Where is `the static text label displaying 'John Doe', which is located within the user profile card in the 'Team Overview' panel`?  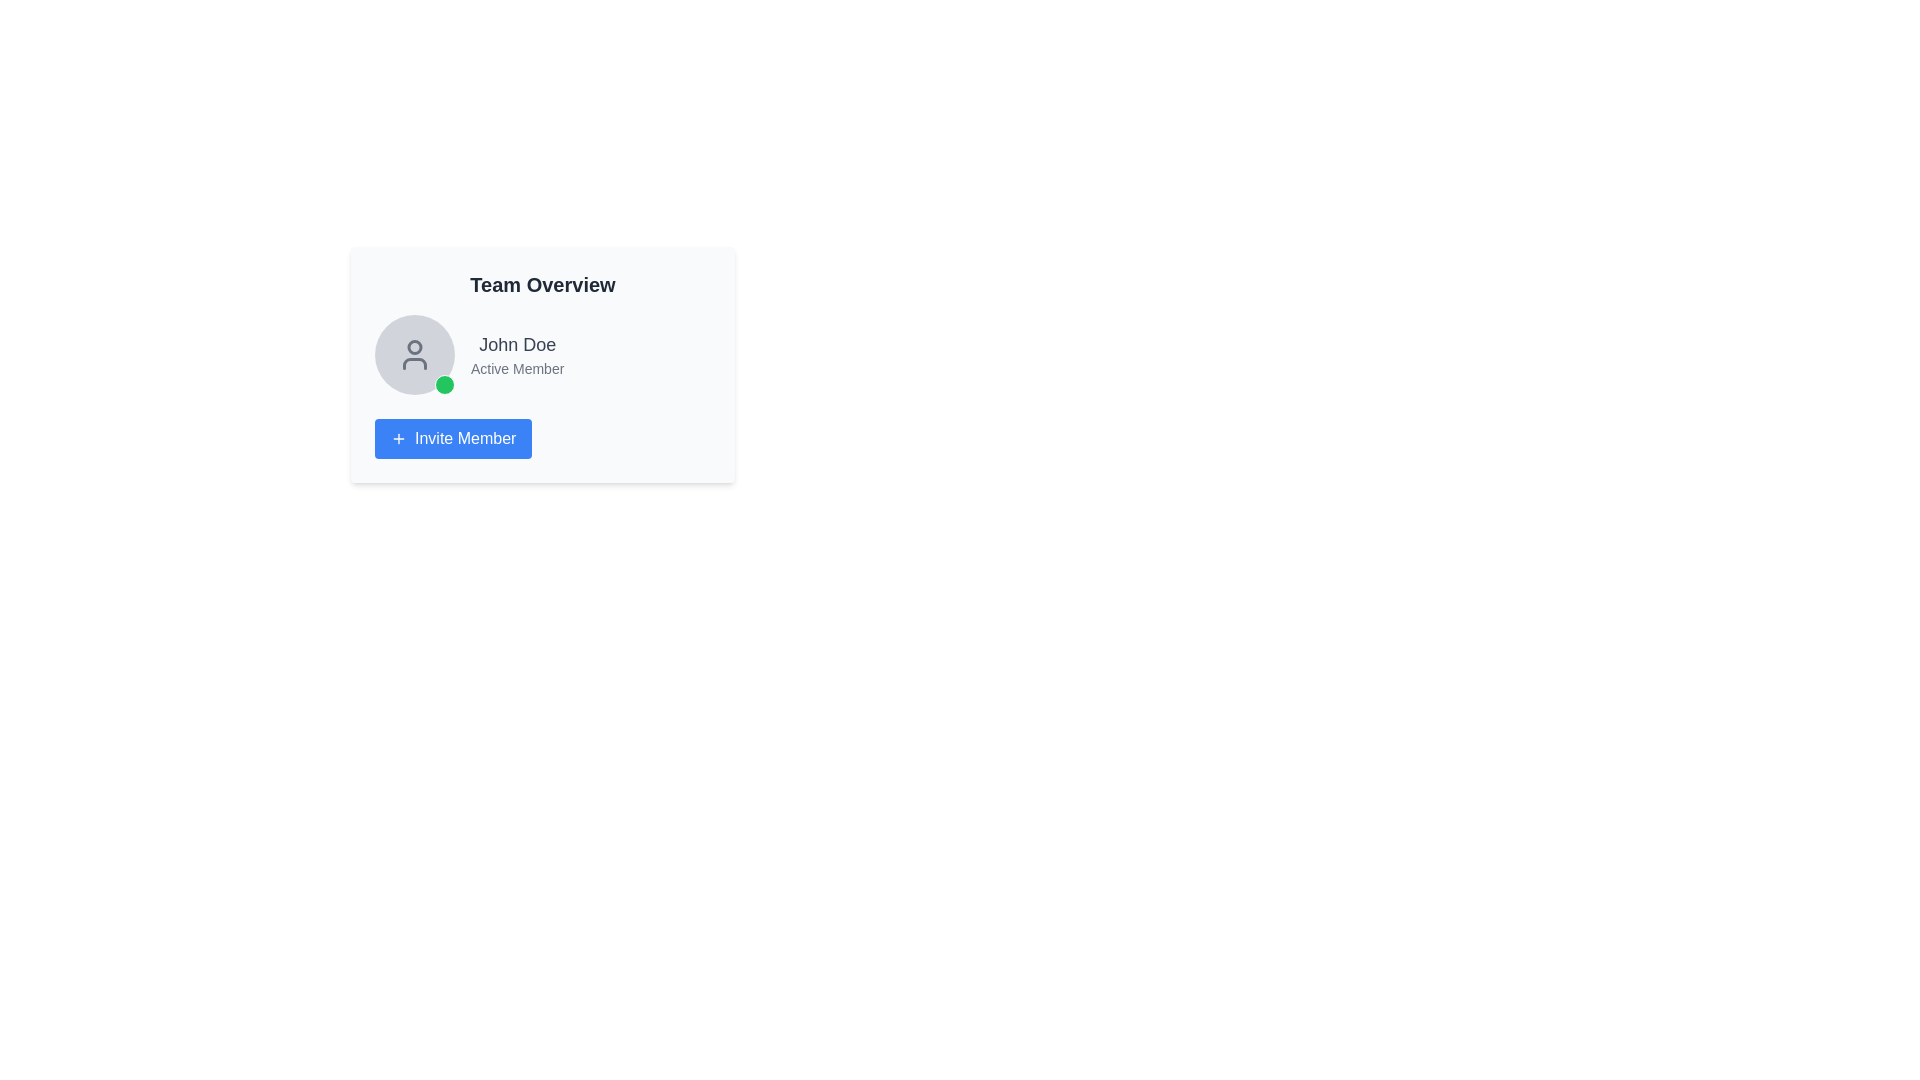
the static text label displaying 'John Doe', which is located within the user profile card in the 'Team Overview' panel is located at coordinates (517, 343).